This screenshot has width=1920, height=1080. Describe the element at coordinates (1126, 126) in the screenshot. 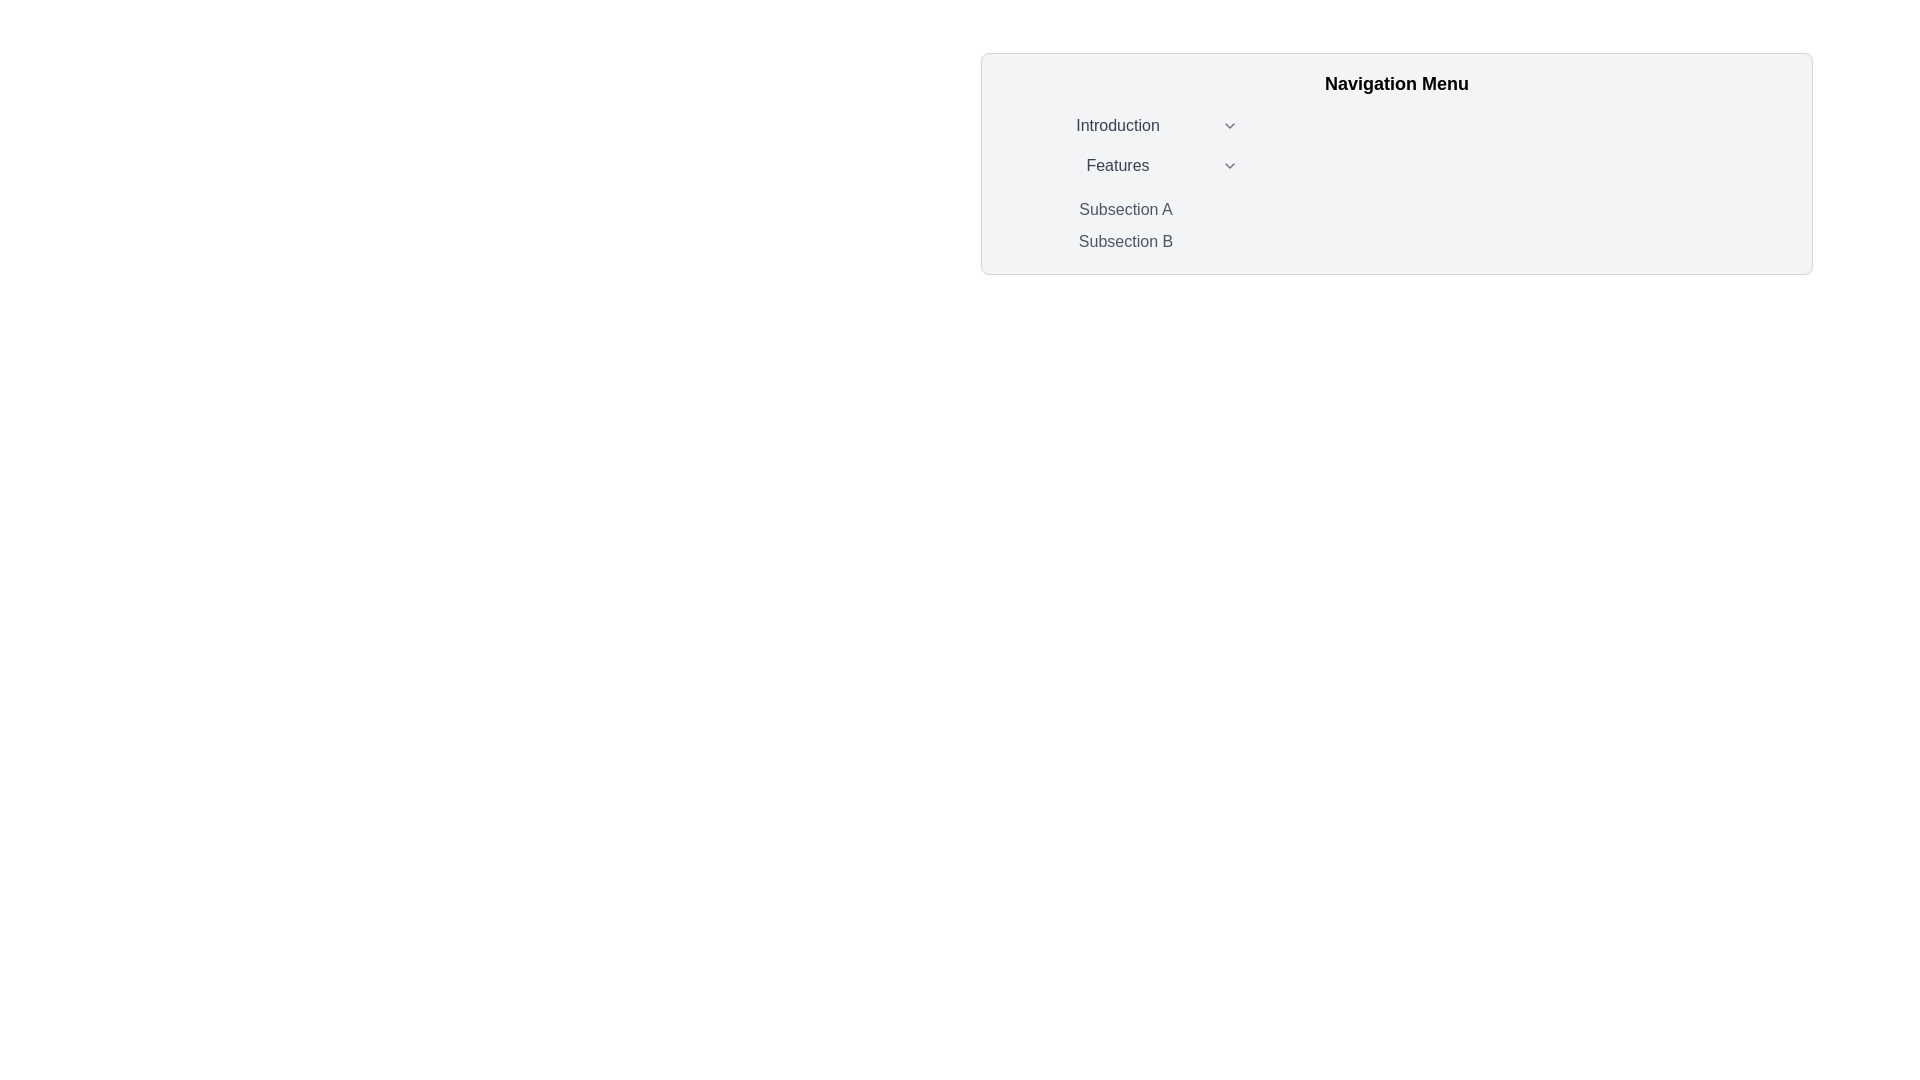

I see `the 'Introduction' text in the navigation menu` at that location.